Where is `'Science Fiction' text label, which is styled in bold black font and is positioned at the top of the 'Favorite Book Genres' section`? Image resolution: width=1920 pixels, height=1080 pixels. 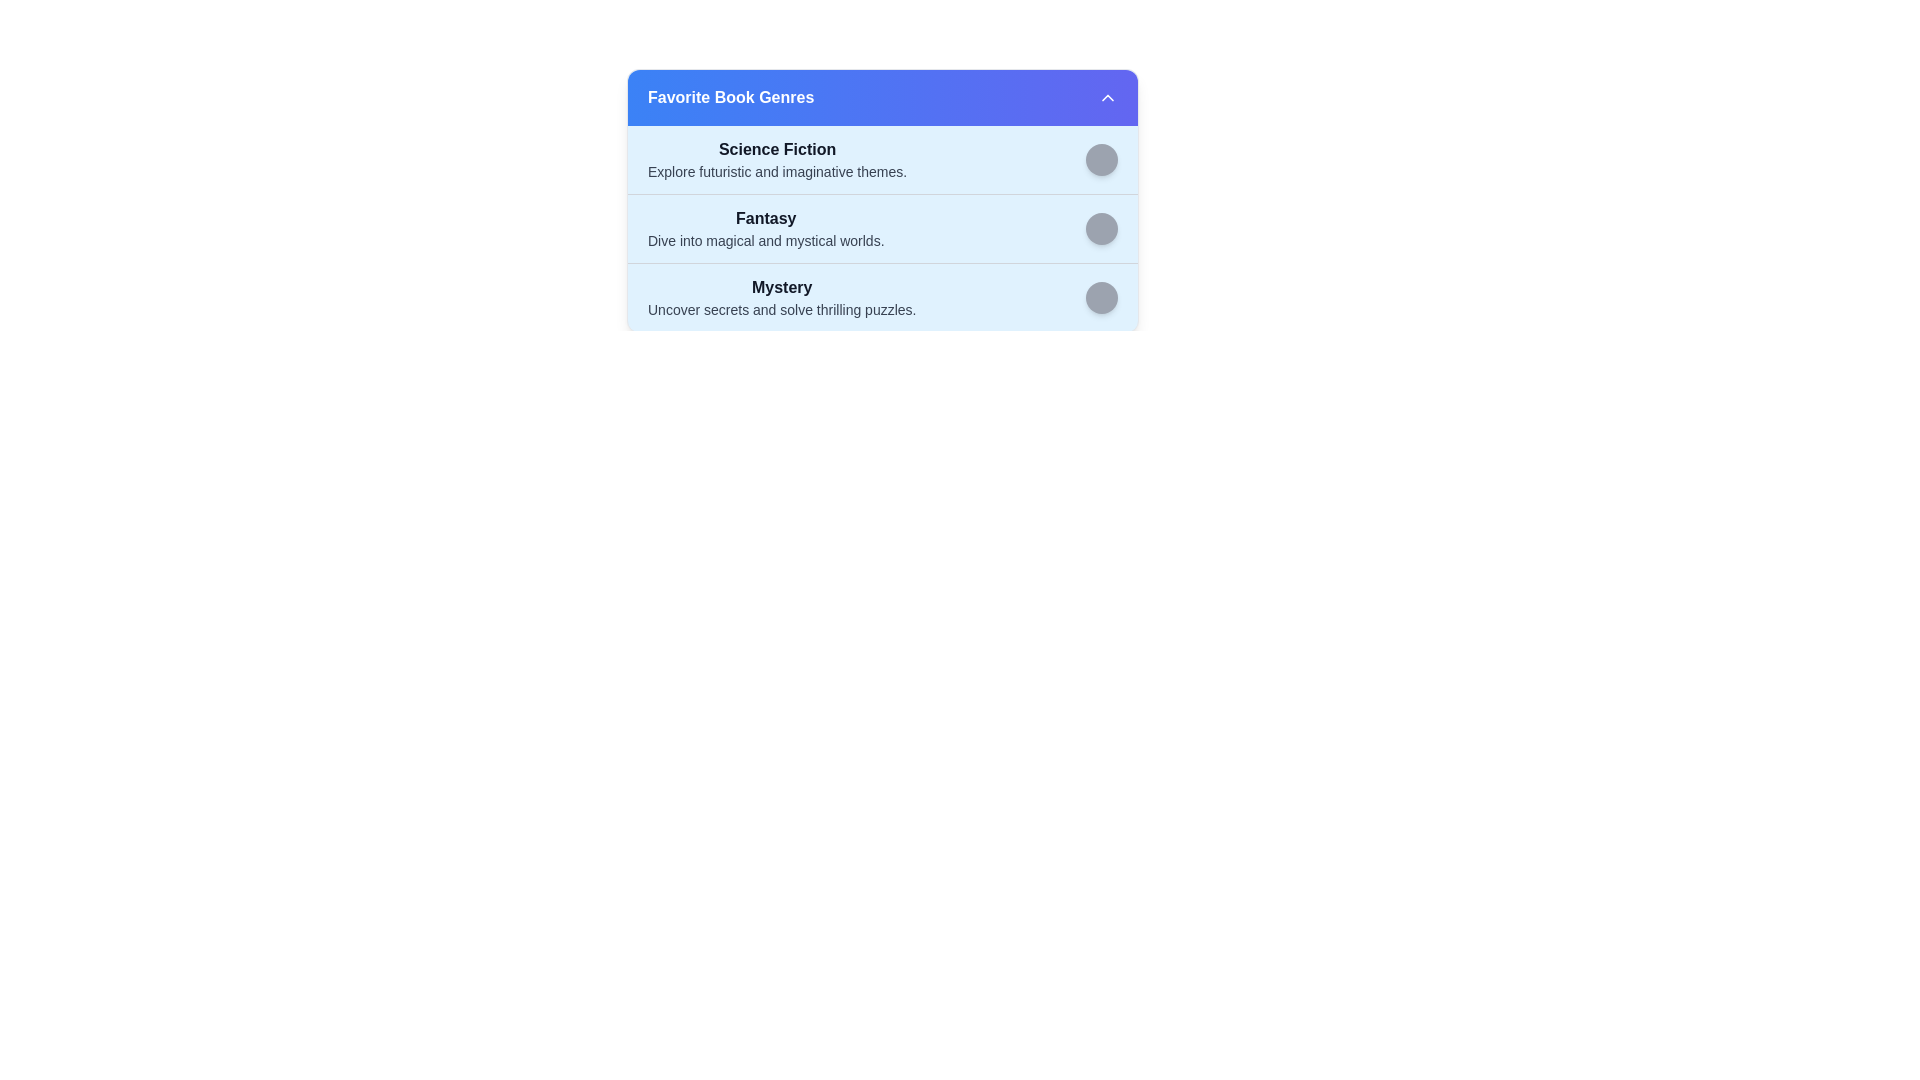 'Science Fiction' text label, which is styled in bold black font and is positioned at the top of the 'Favorite Book Genres' section is located at coordinates (776, 149).